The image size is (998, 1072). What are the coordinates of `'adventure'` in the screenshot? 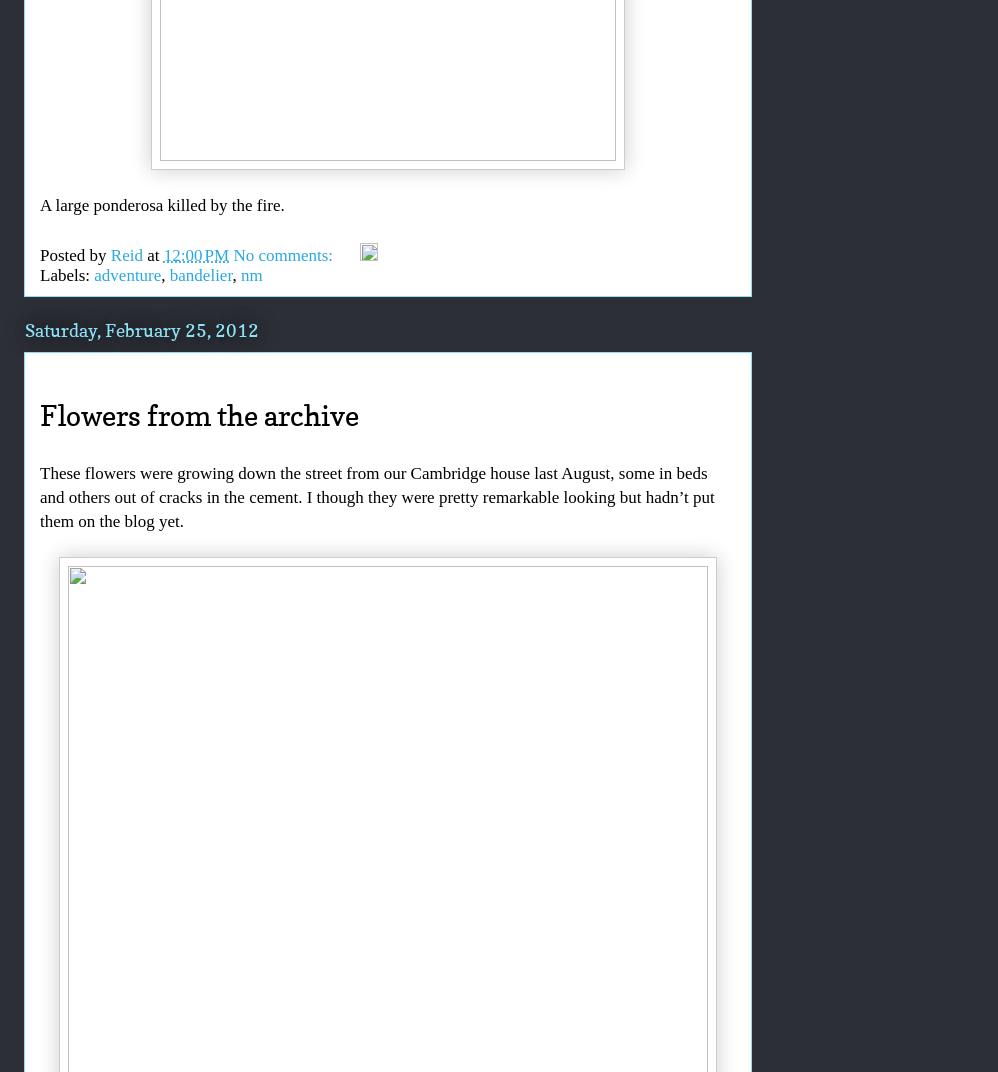 It's located at (127, 273).